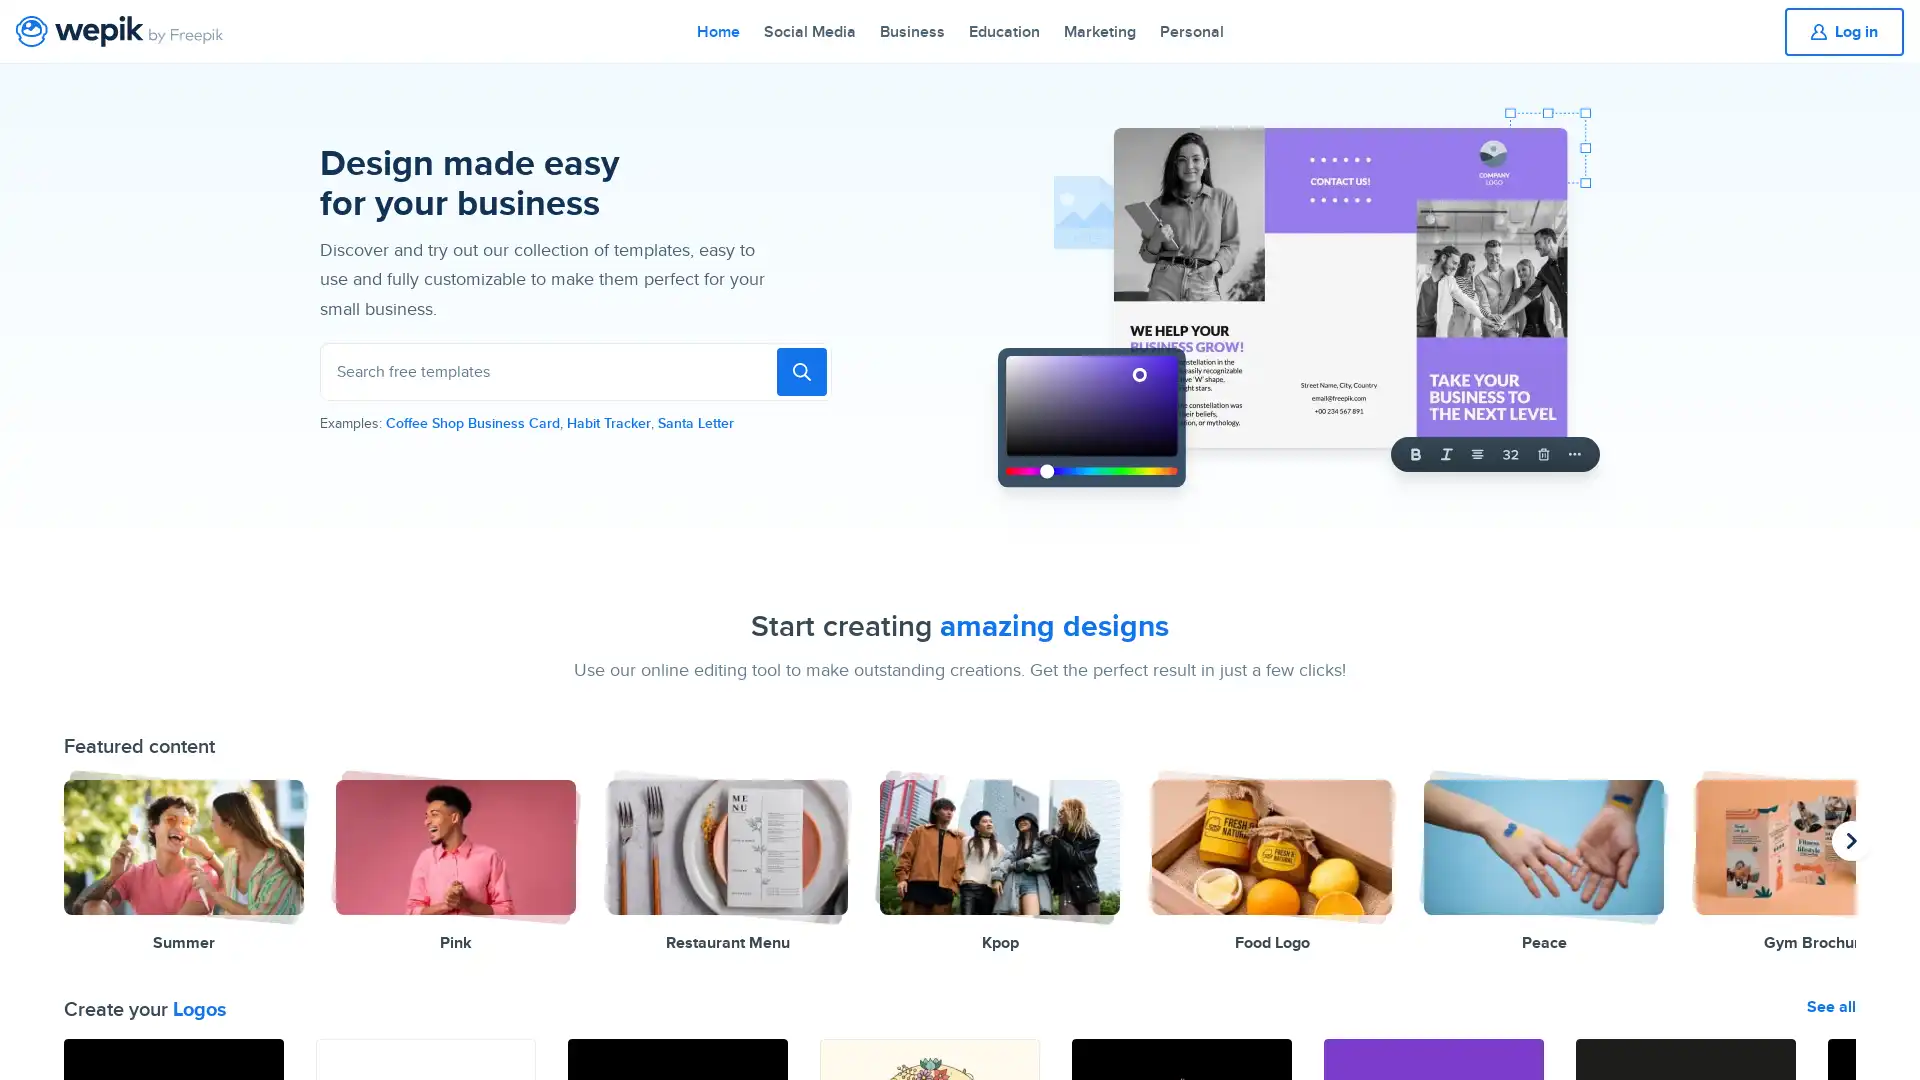 Image resolution: width=1920 pixels, height=1080 pixels. I want to click on To search, so click(801, 386).